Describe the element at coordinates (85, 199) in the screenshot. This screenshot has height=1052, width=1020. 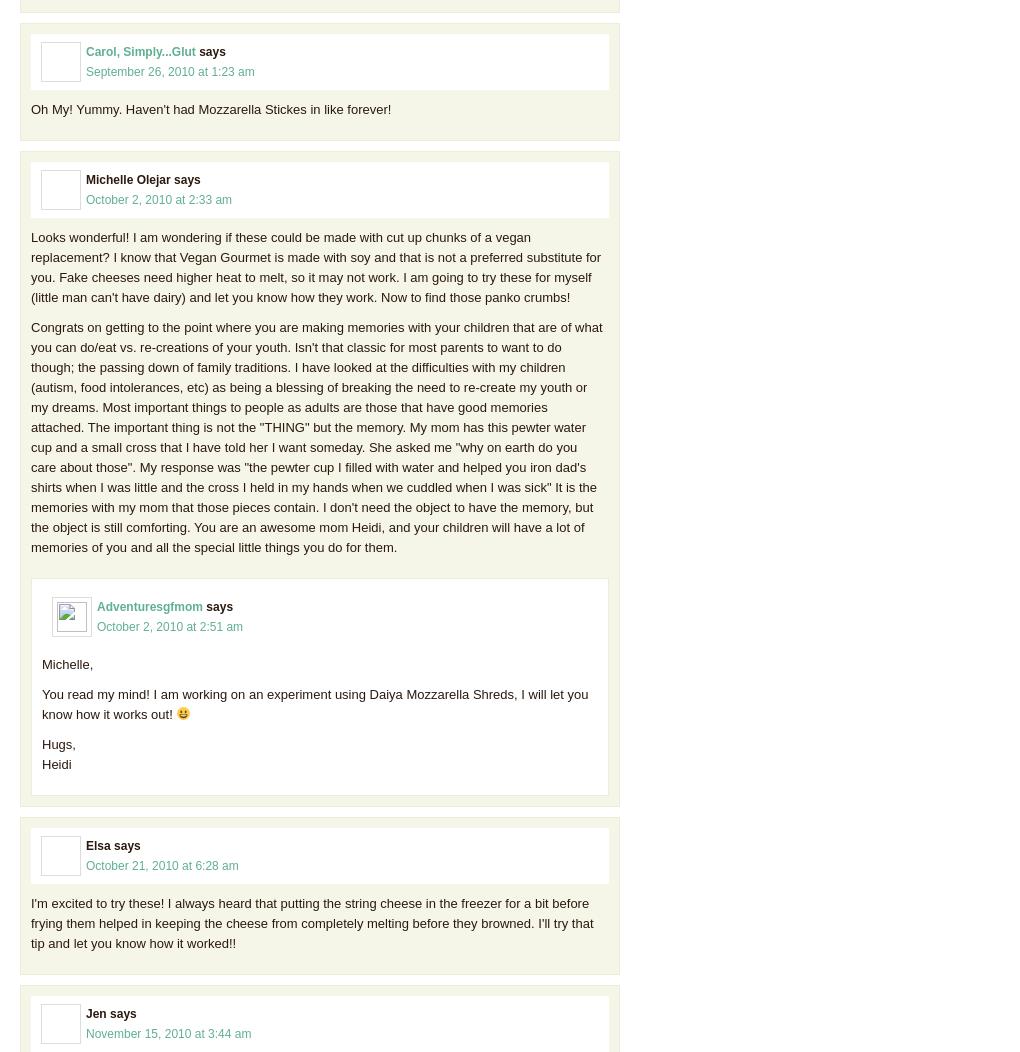
I see `'October 2, 2010 at 2:33 am'` at that location.